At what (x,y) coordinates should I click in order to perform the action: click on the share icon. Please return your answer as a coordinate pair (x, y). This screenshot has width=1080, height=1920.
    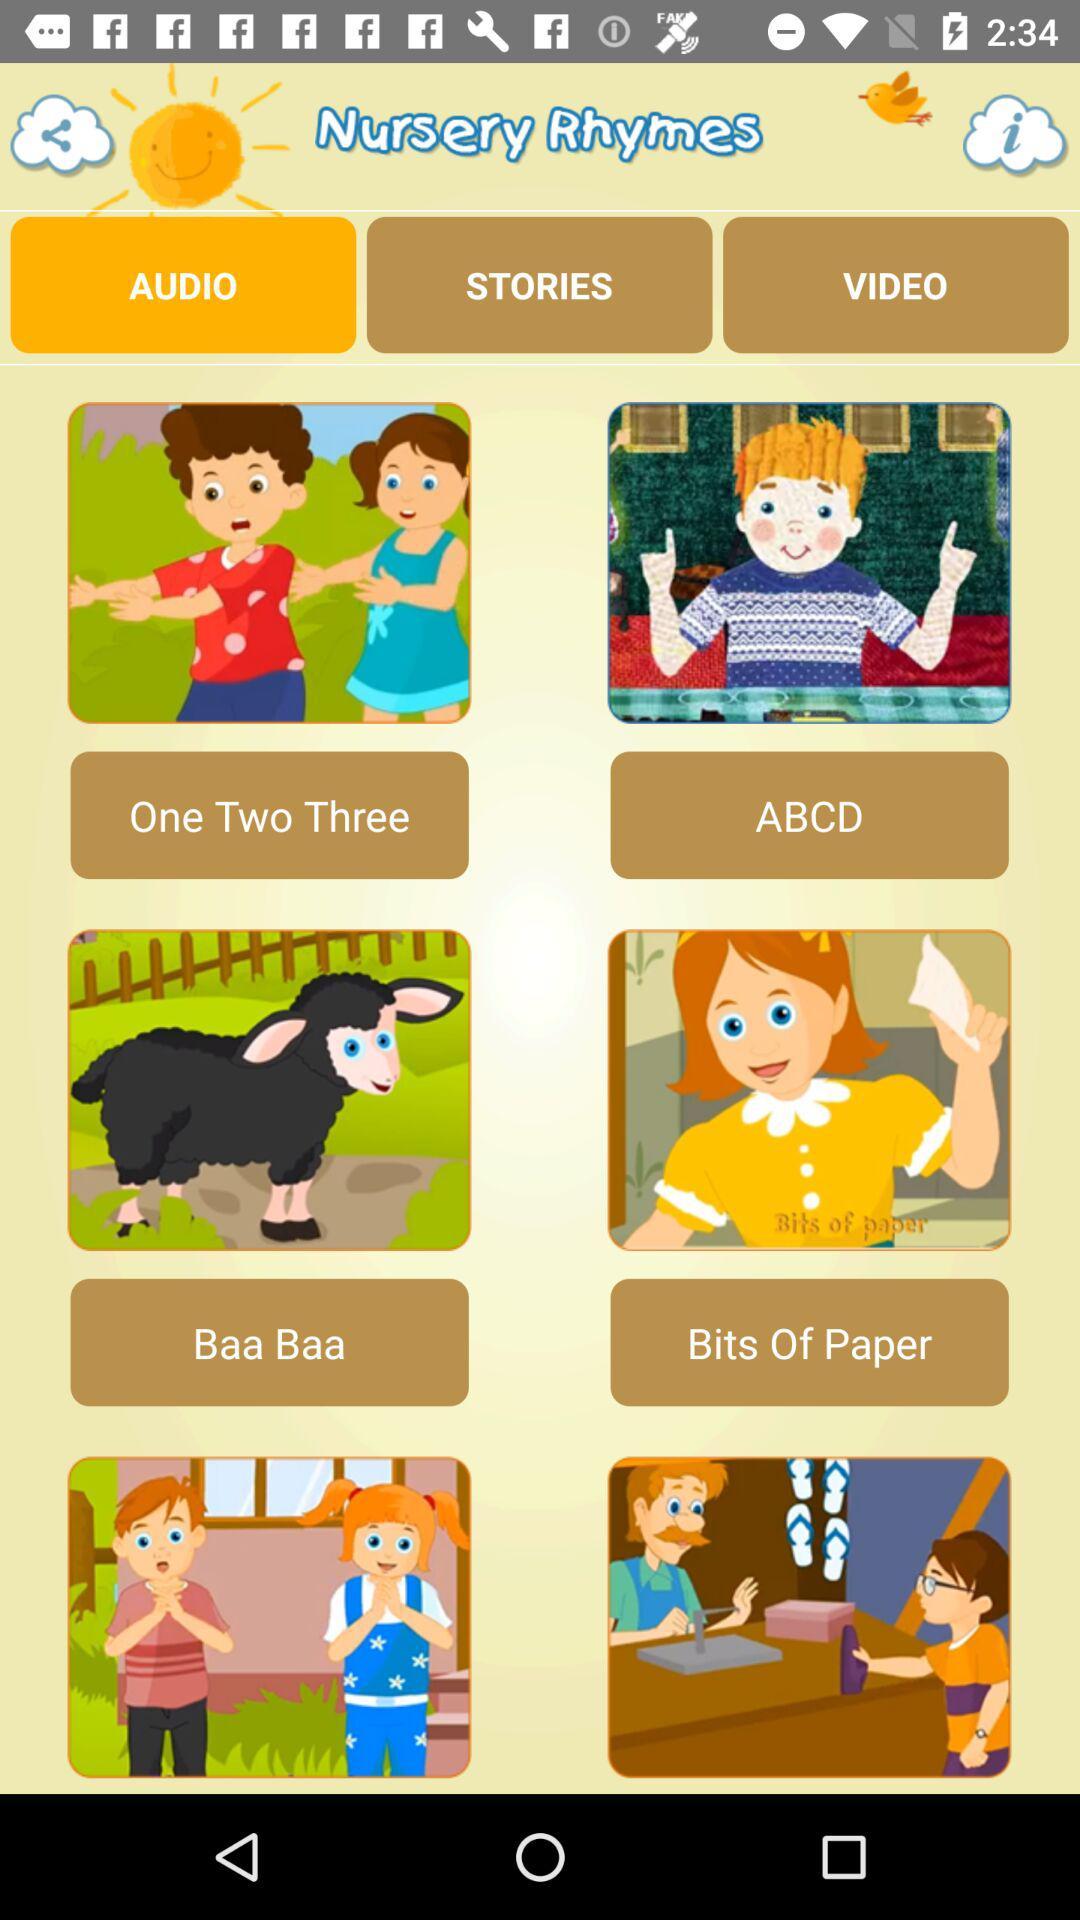
    Looking at the image, I should click on (62, 135).